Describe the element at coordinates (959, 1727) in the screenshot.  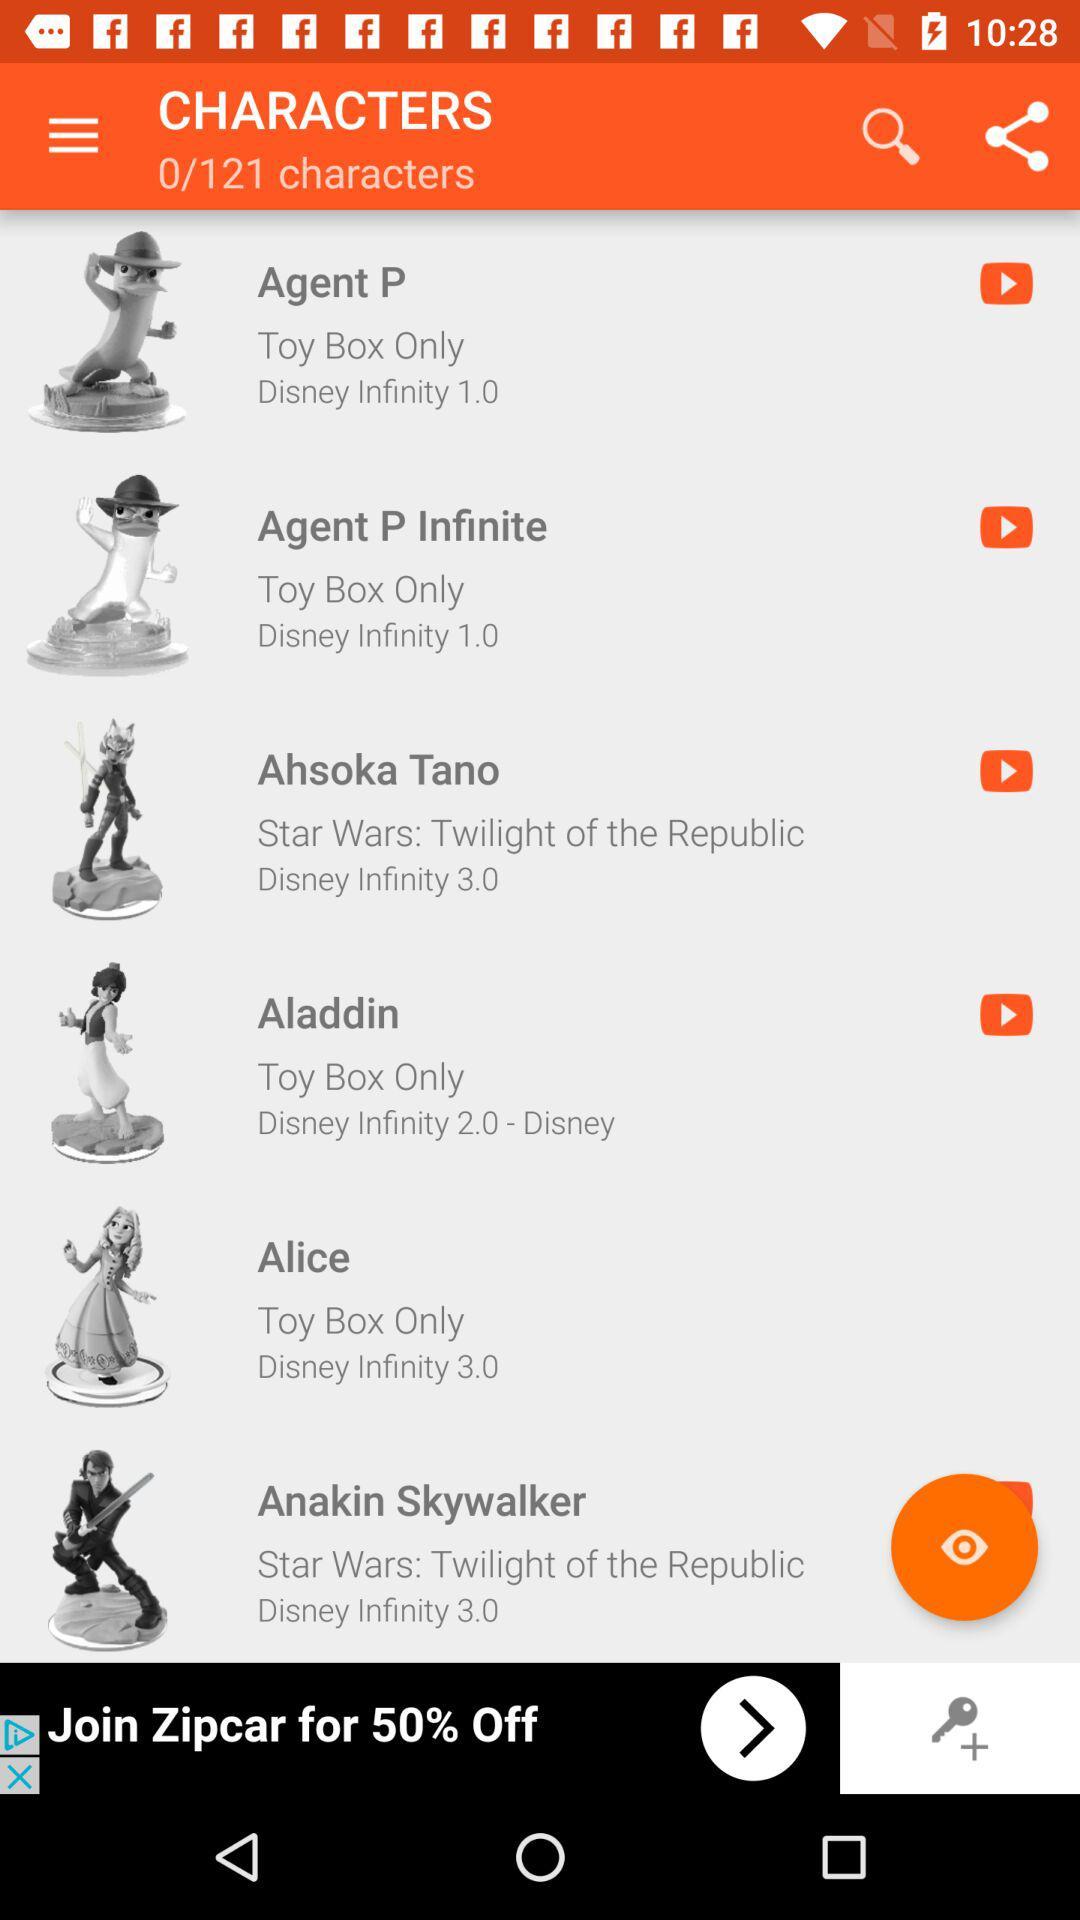
I see `key option` at that location.